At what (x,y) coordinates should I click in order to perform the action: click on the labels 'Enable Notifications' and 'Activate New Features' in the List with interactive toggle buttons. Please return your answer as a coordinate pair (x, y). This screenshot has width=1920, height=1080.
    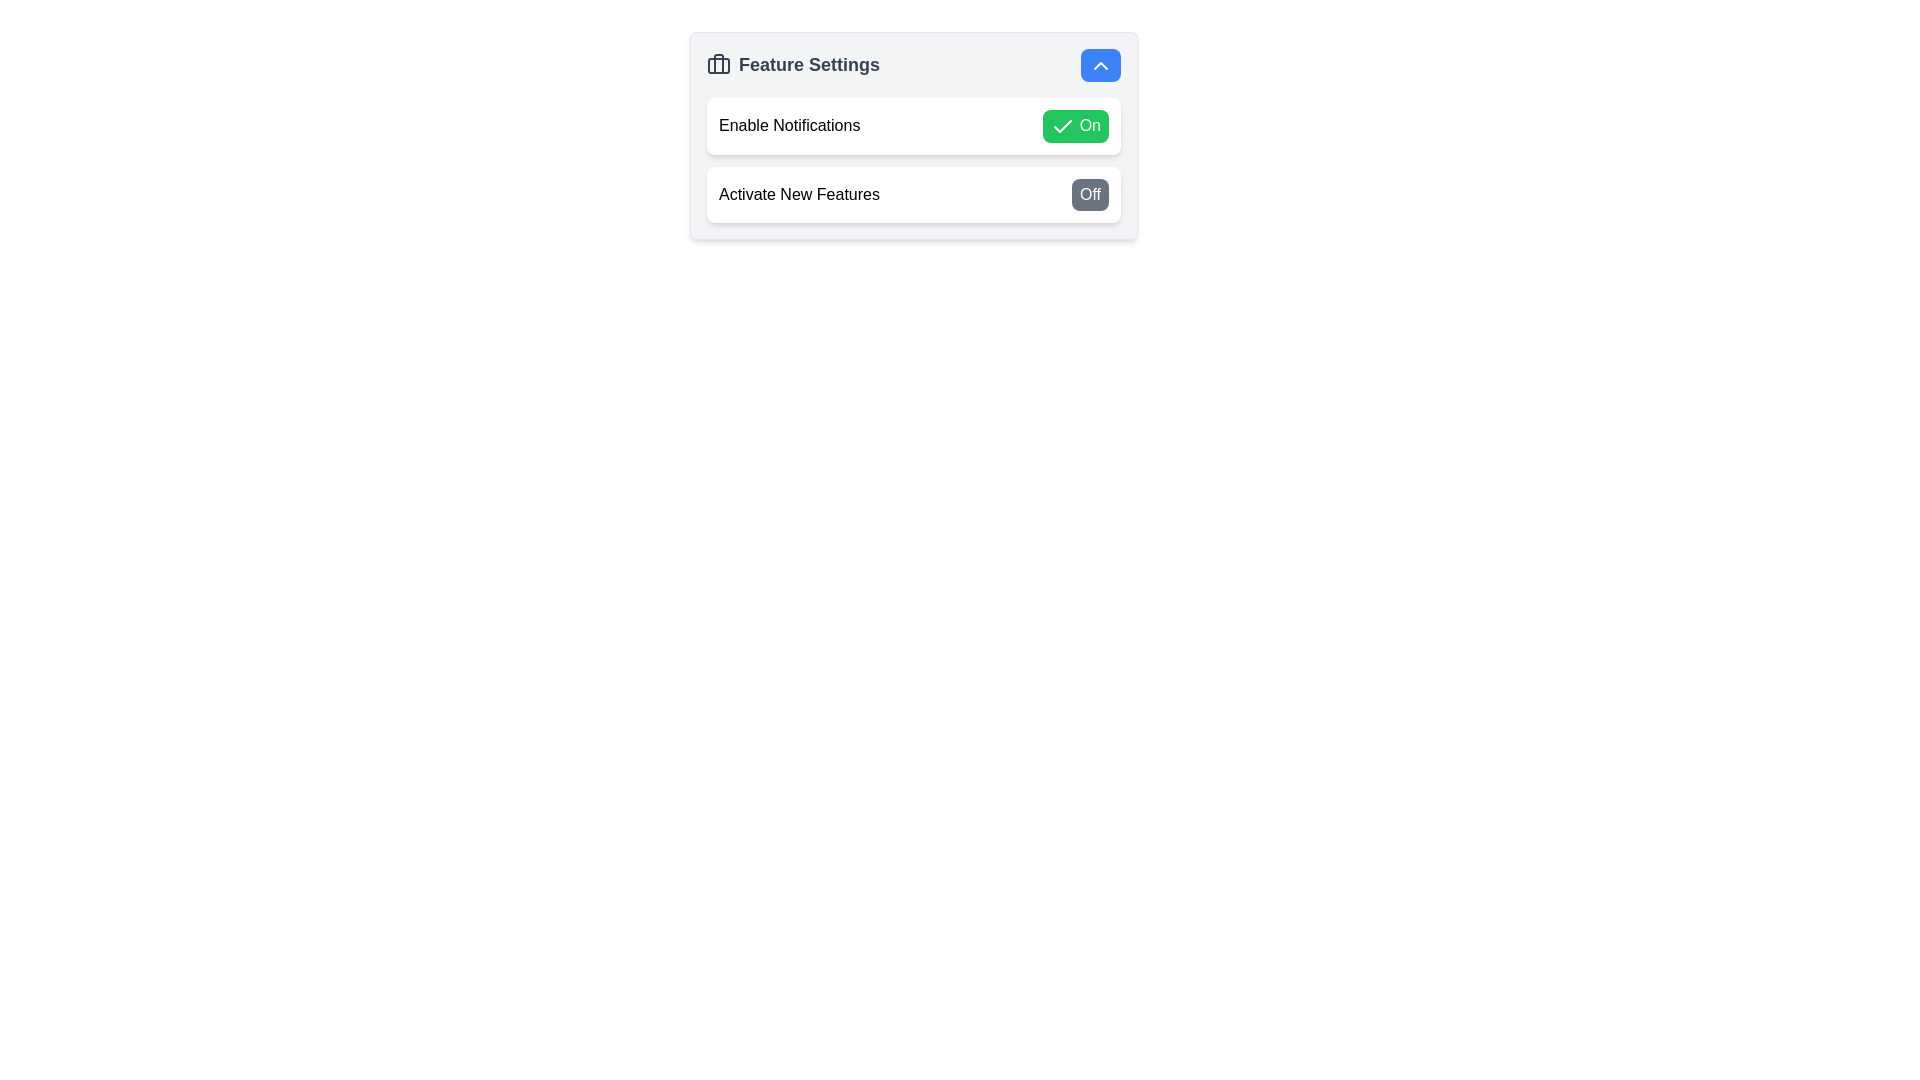
    Looking at the image, I should click on (912, 158).